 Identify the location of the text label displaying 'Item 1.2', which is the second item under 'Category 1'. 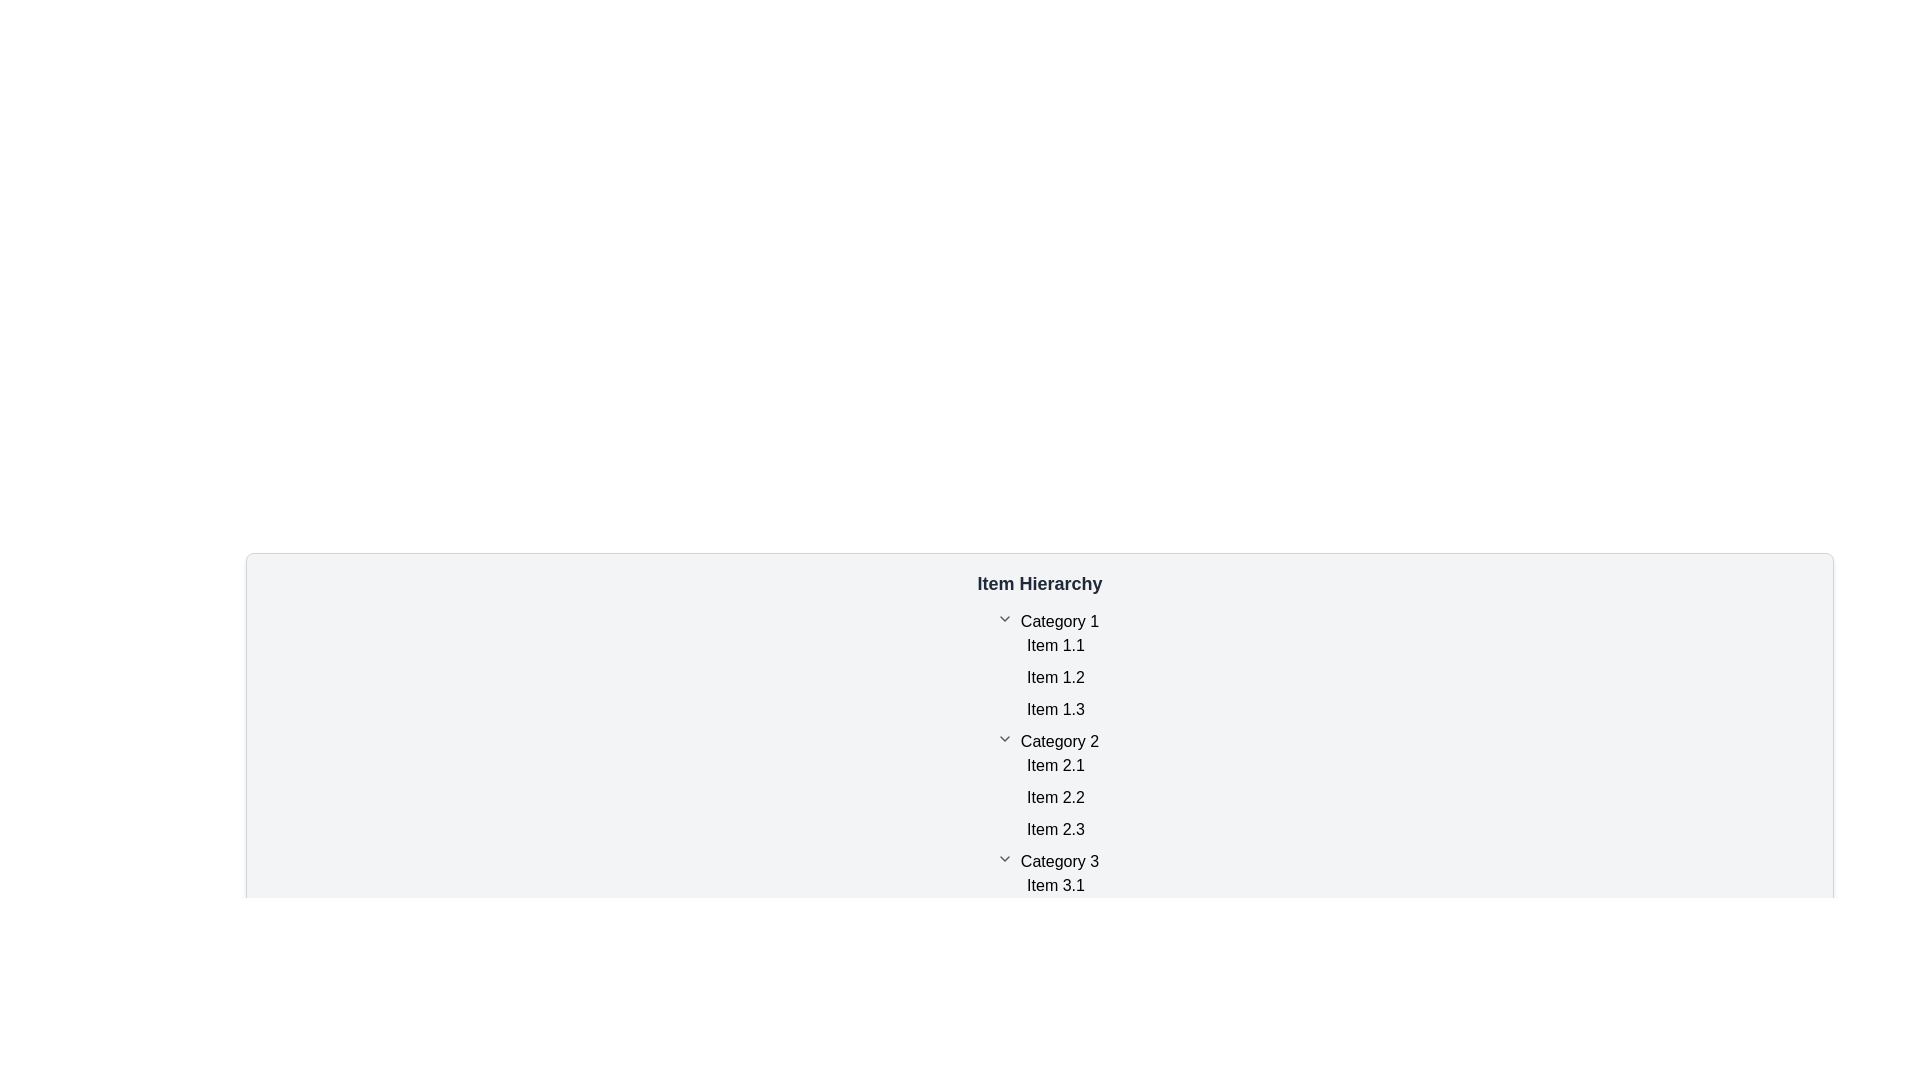
(1055, 677).